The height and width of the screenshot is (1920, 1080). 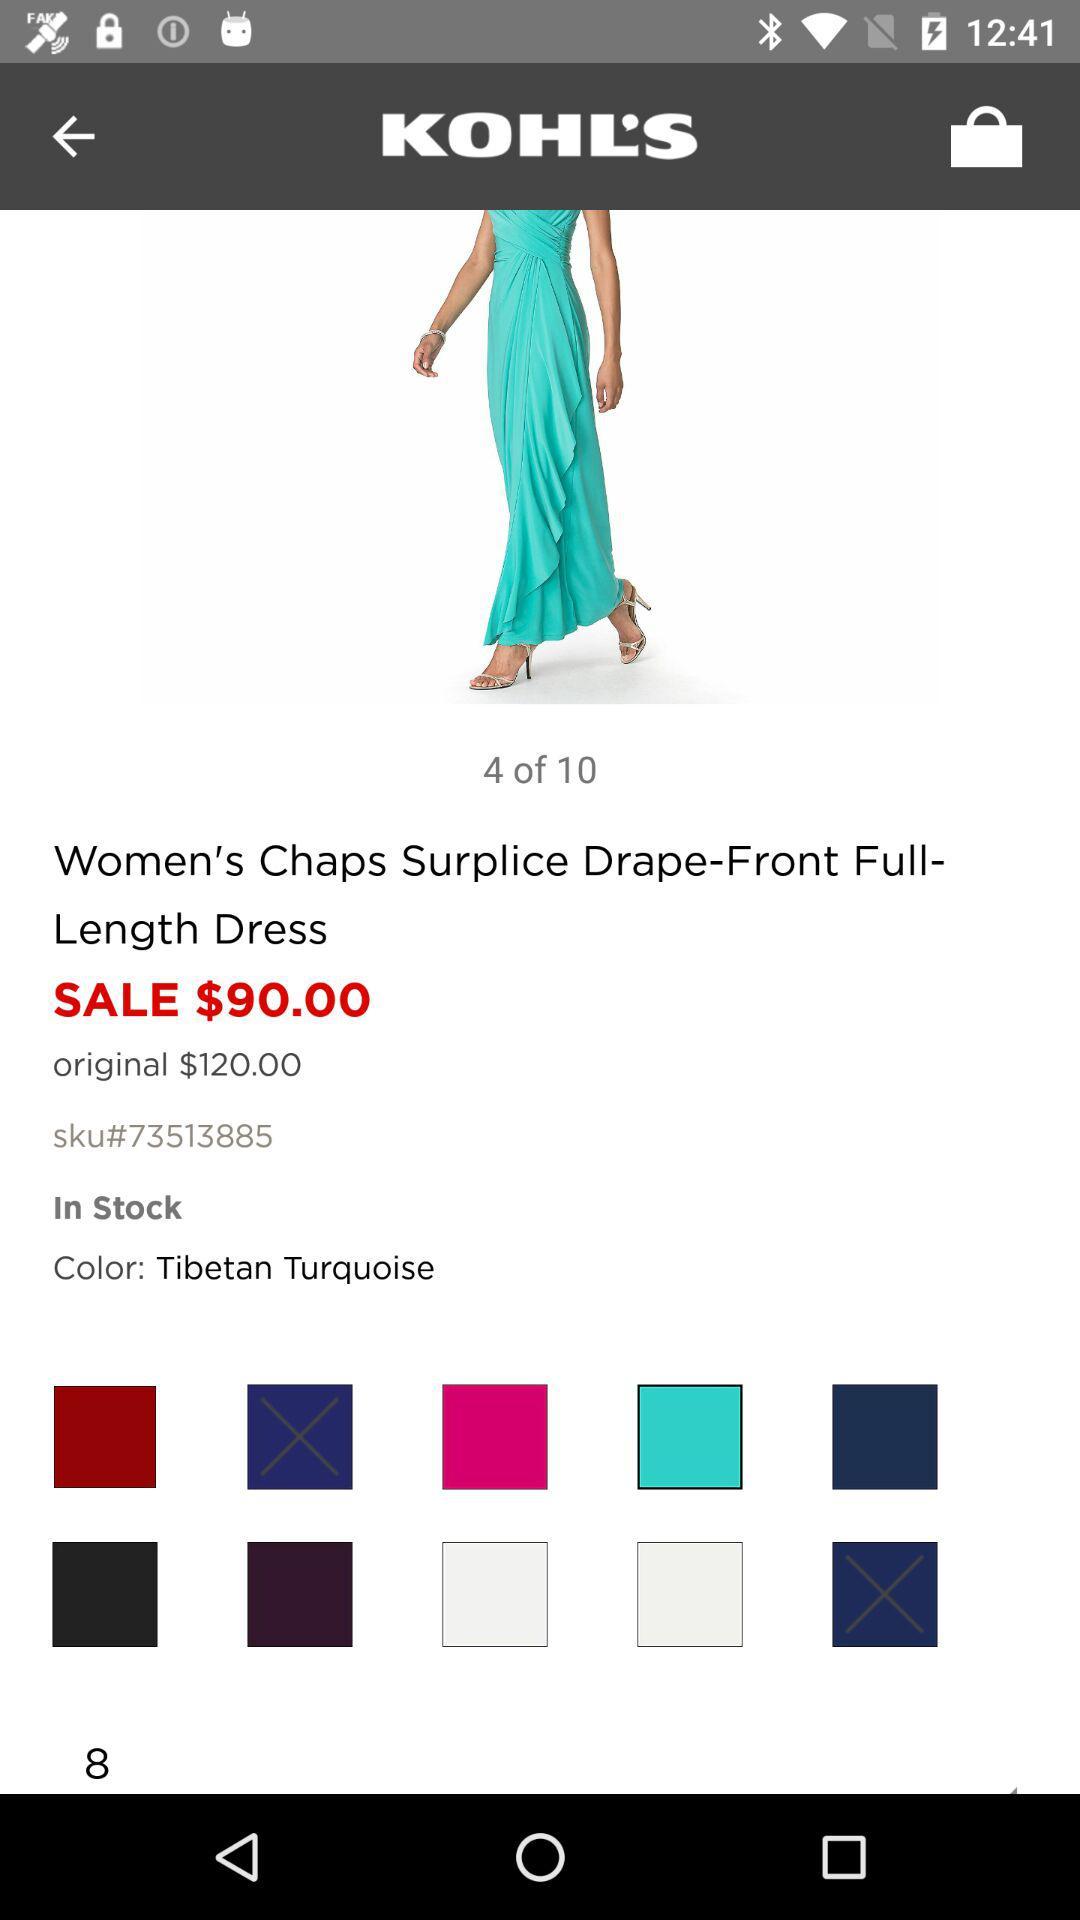 What do you see at coordinates (883, 1435) in the screenshot?
I see `the color bar` at bounding box center [883, 1435].